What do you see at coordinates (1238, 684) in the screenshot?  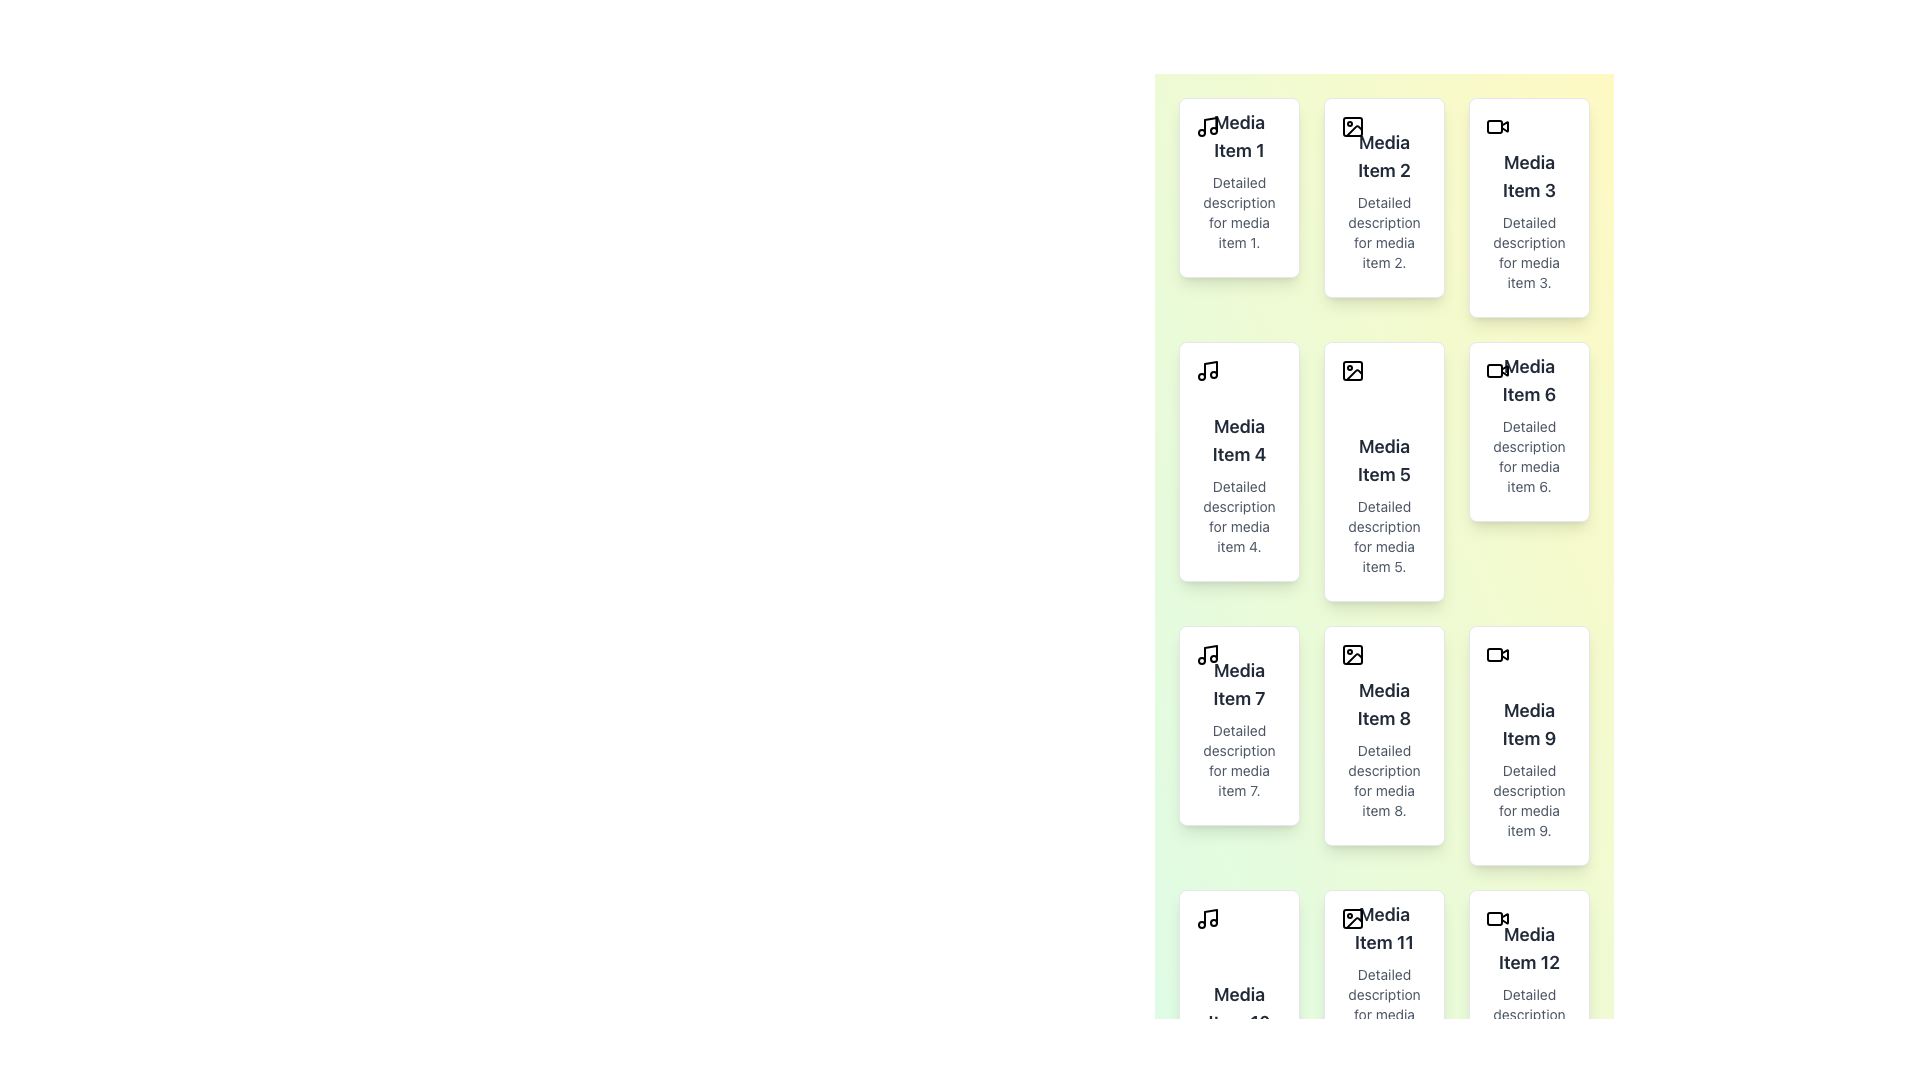 I see `the text label 'Media Item 7', which is prominently displayed in bold dark gray at the top of a card layout, located in the second column, third row of a grid` at bounding box center [1238, 684].